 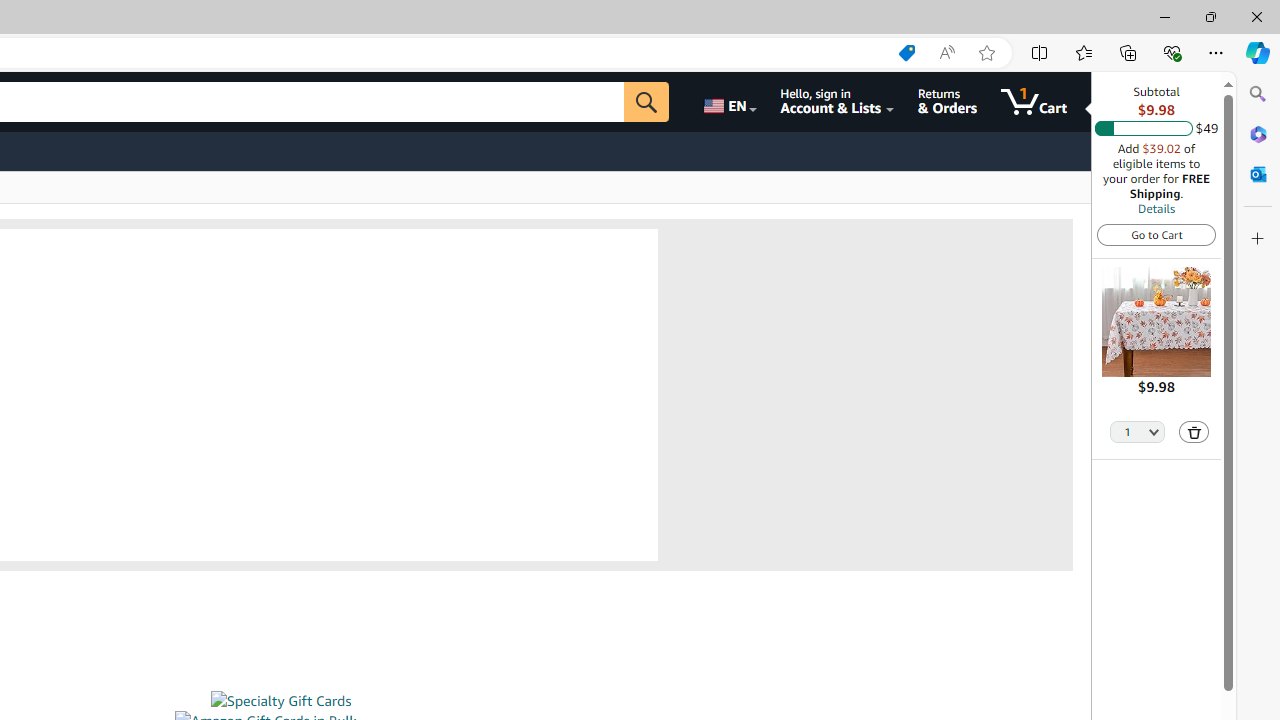 What do you see at coordinates (1257, 173) in the screenshot?
I see `'Outlook'` at bounding box center [1257, 173].